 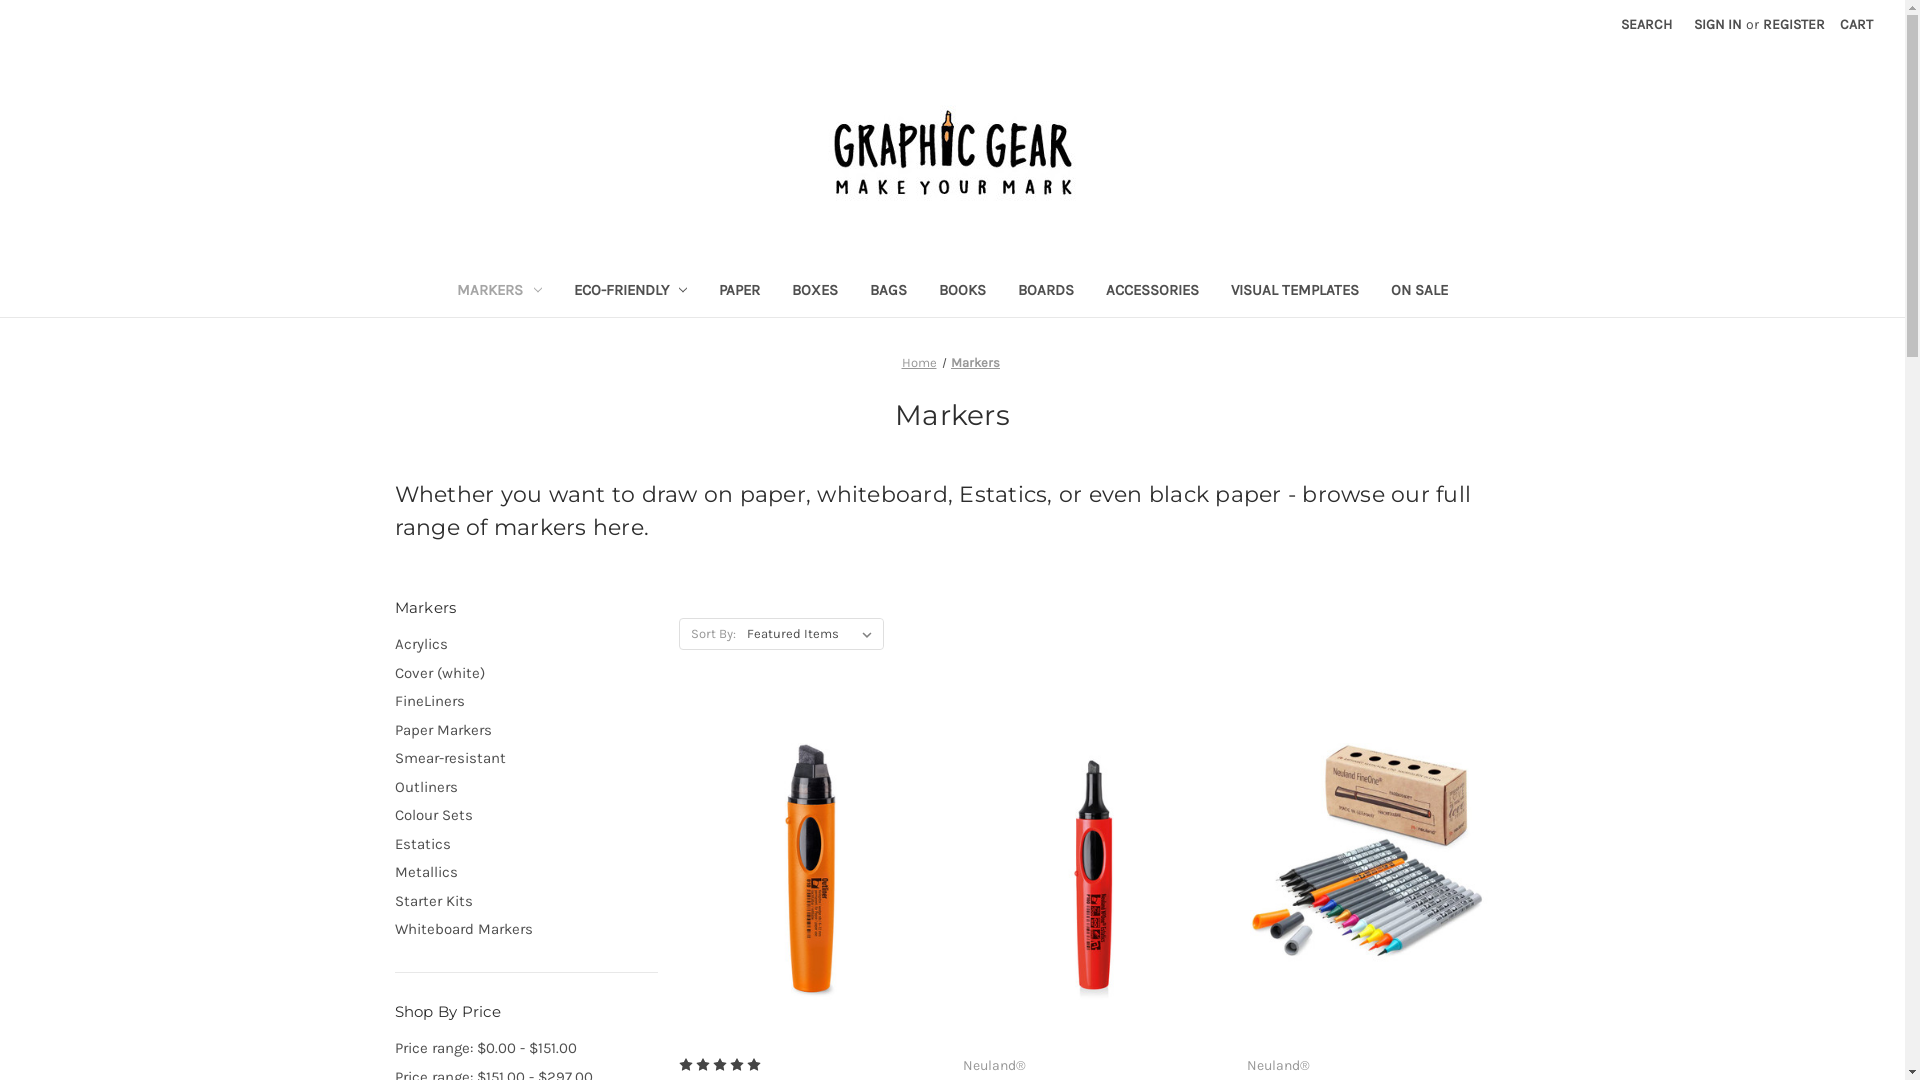 What do you see at coordinates (962, 292) in the screenshot?
I see `'BOOKS'` at bounding box center [962, 292].